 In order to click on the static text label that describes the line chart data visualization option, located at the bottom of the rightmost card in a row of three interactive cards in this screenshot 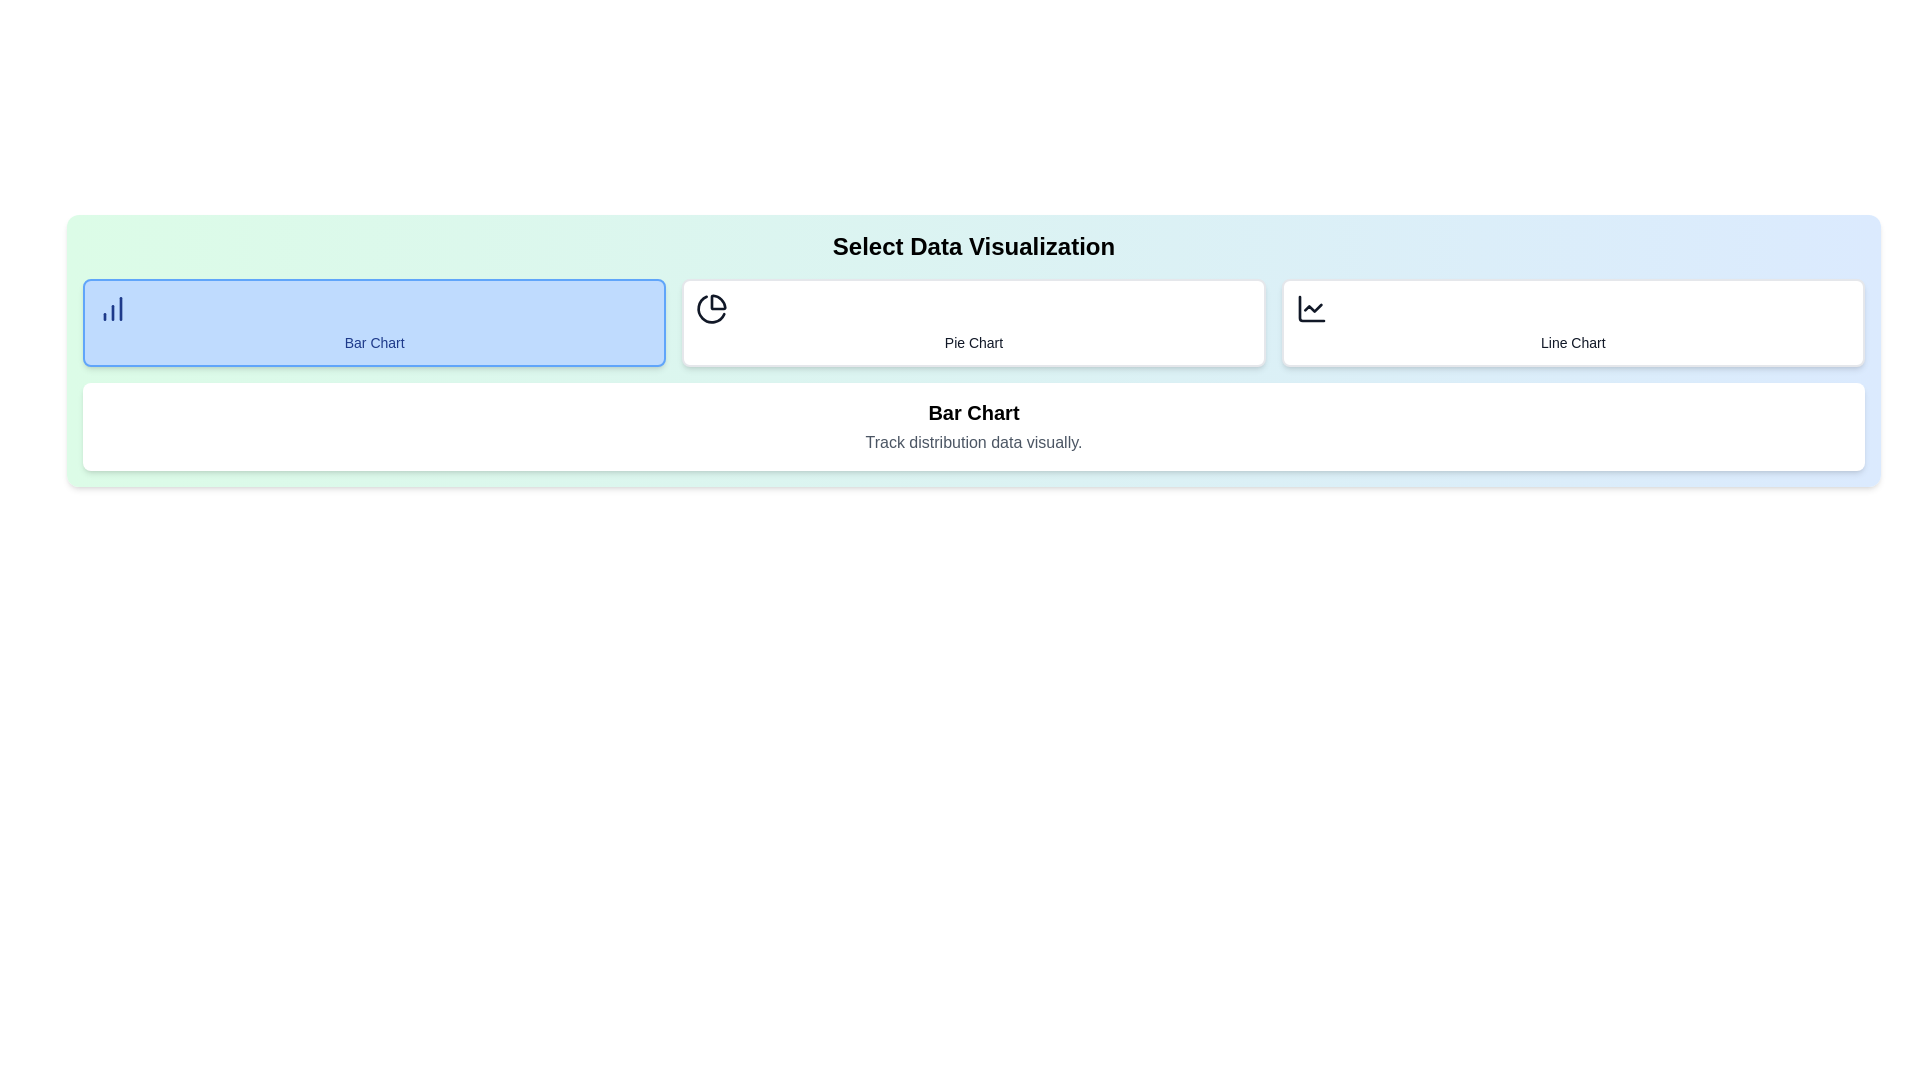, I will do `click(1572, 342)`.